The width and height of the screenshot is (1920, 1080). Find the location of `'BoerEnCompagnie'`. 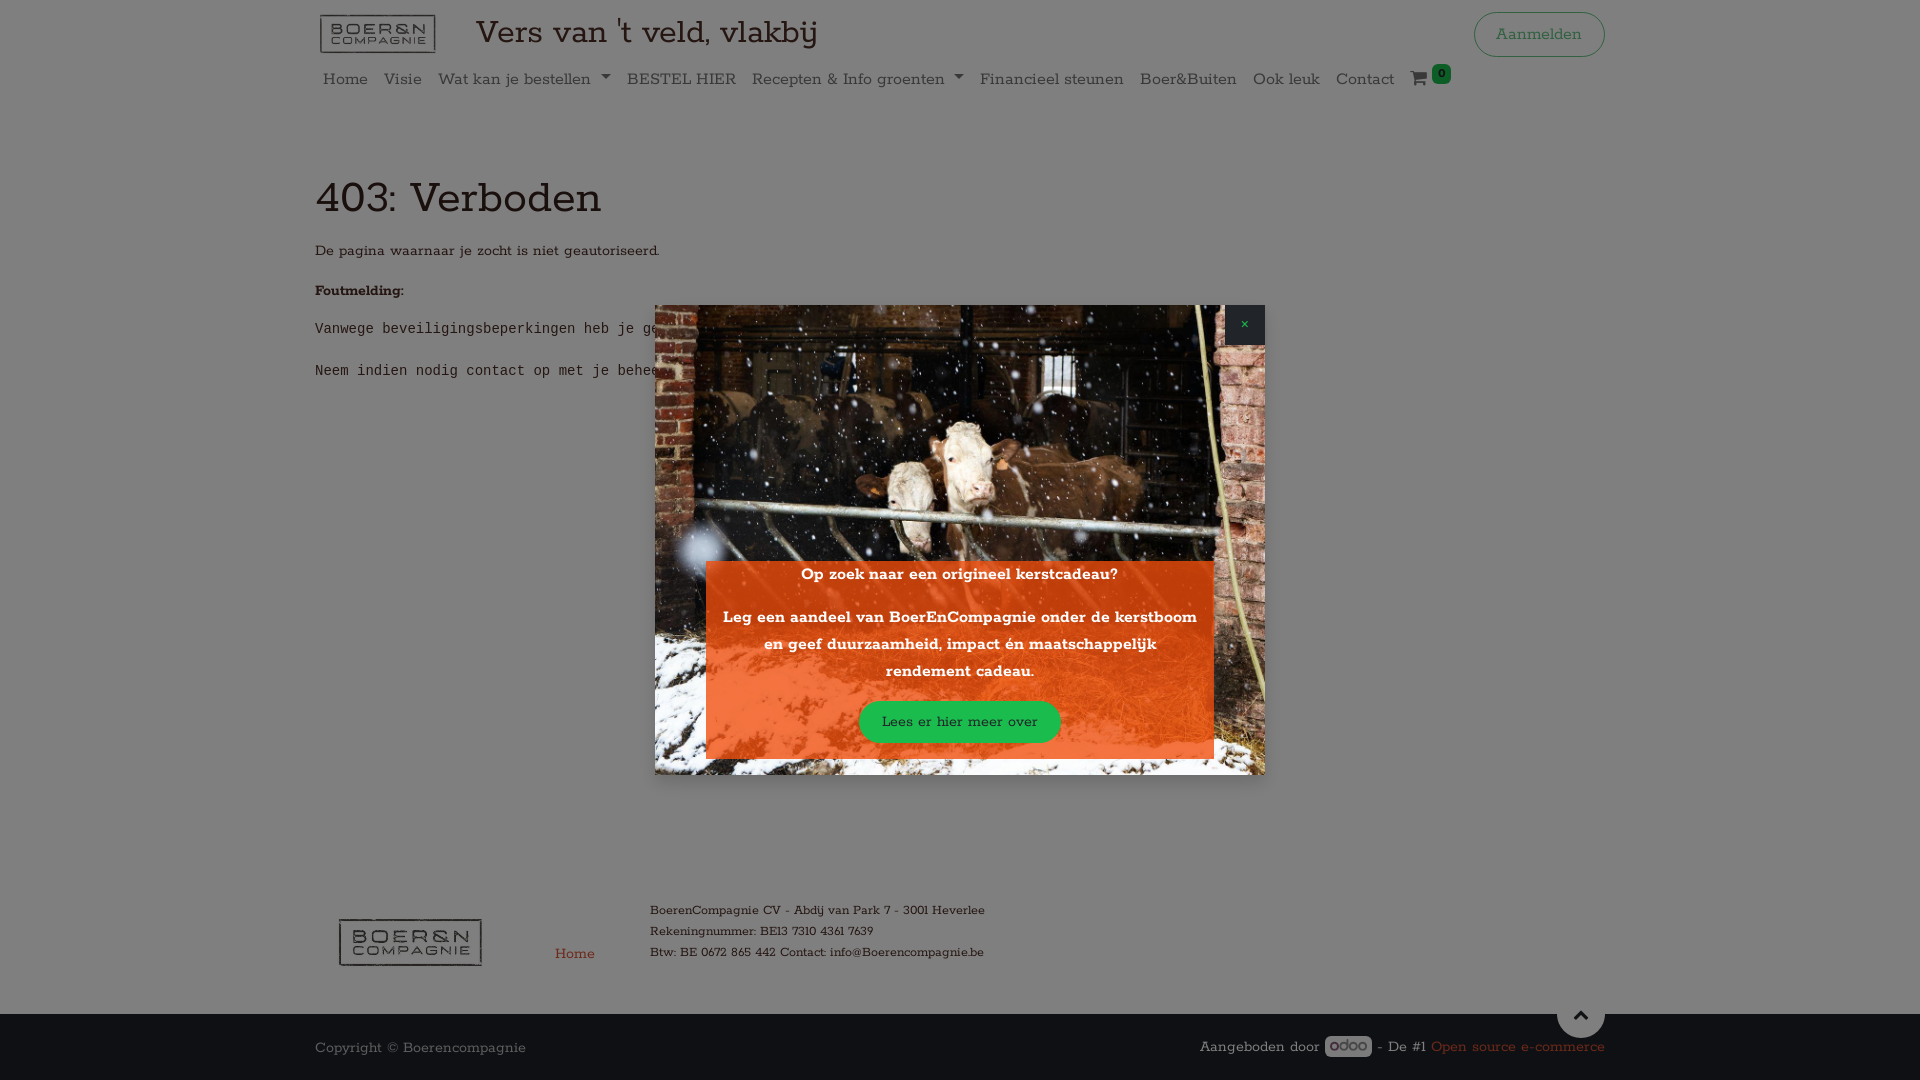

'BoerEnCompagnie' is located at coordinates (377, 34).